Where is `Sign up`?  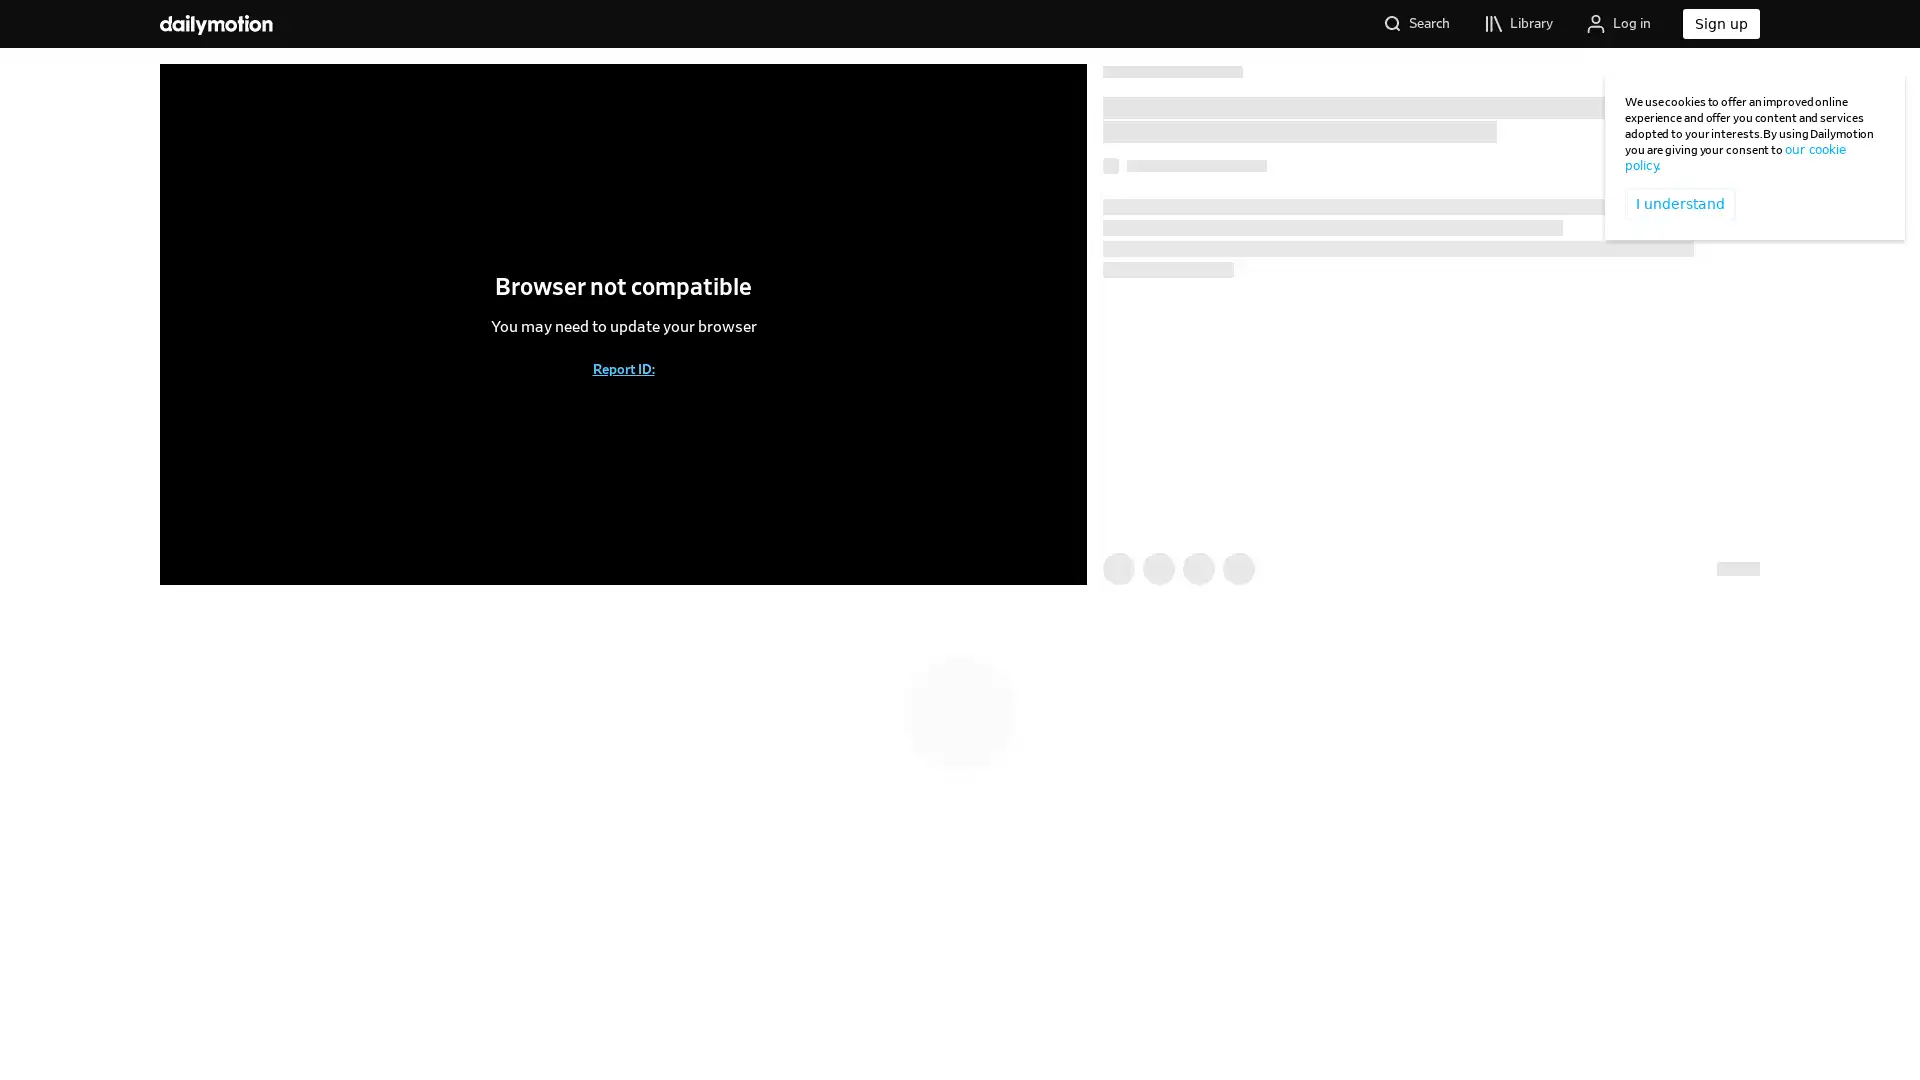
Sign up is located at coordinates (1723, 23).